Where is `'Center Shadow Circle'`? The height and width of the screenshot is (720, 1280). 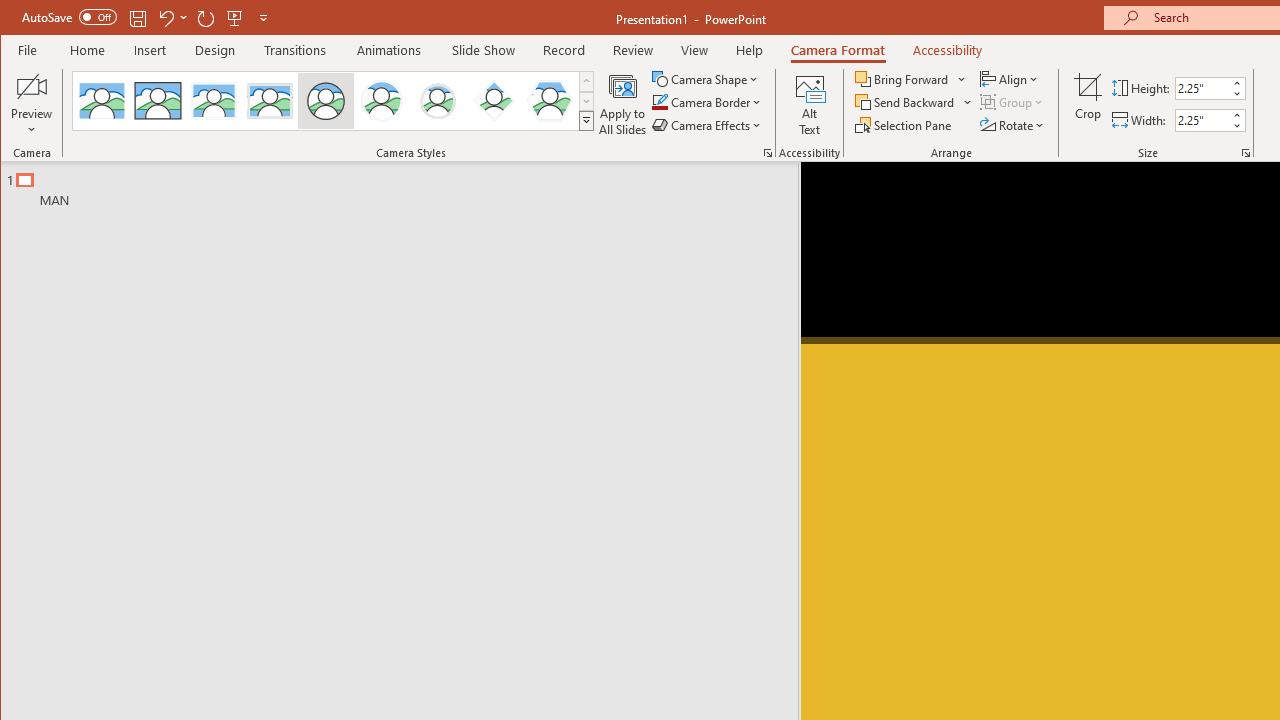
'Center Shadow Circle' is located at coordinates (382, 100).